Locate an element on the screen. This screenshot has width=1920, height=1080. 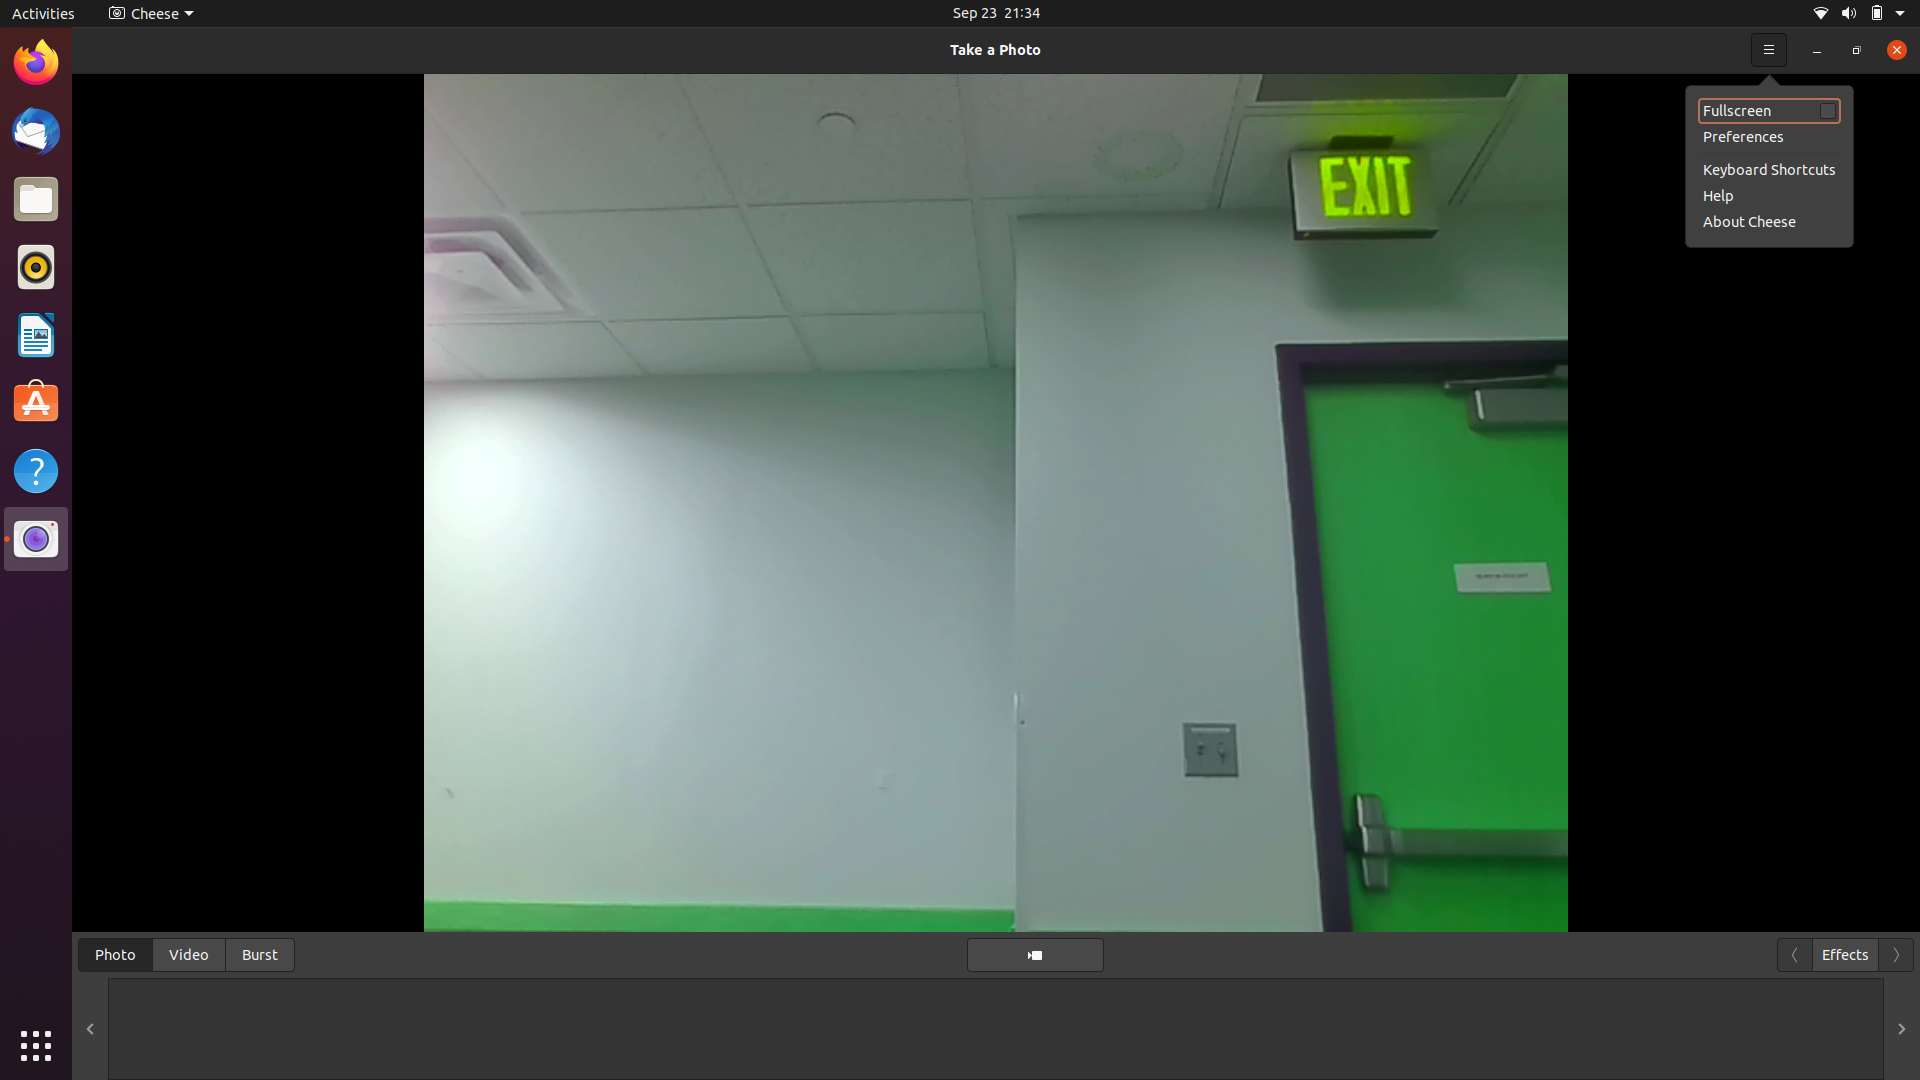
the help interface is located at coordinates (1766, 195).